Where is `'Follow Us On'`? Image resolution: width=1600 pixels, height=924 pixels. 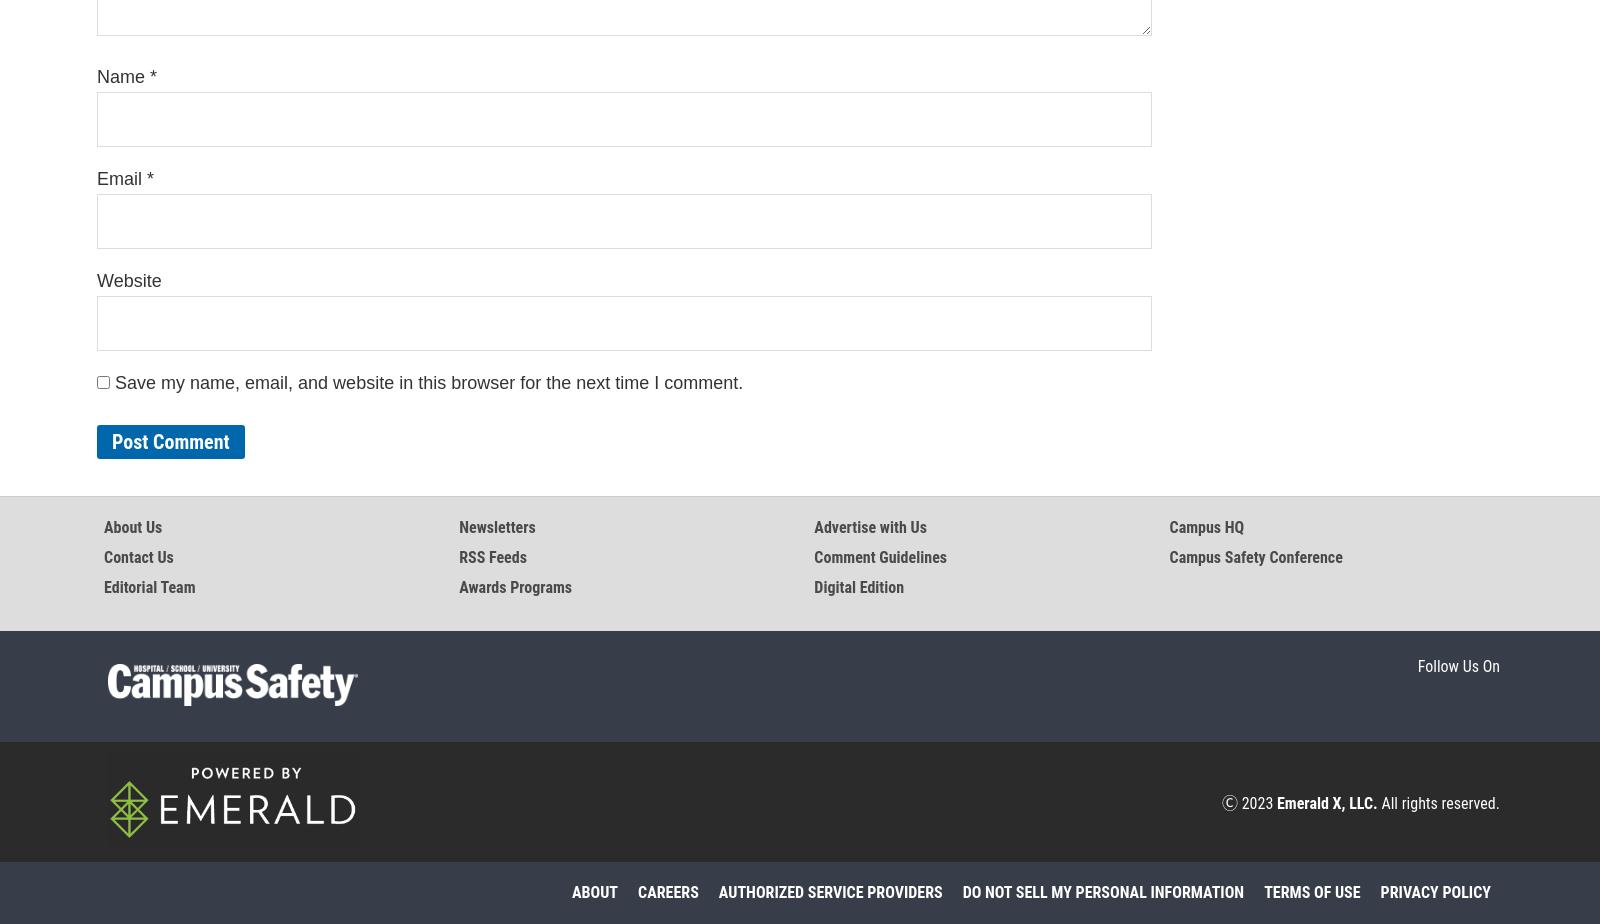 'Follow Us On' is located at coordinates (1458, 666).